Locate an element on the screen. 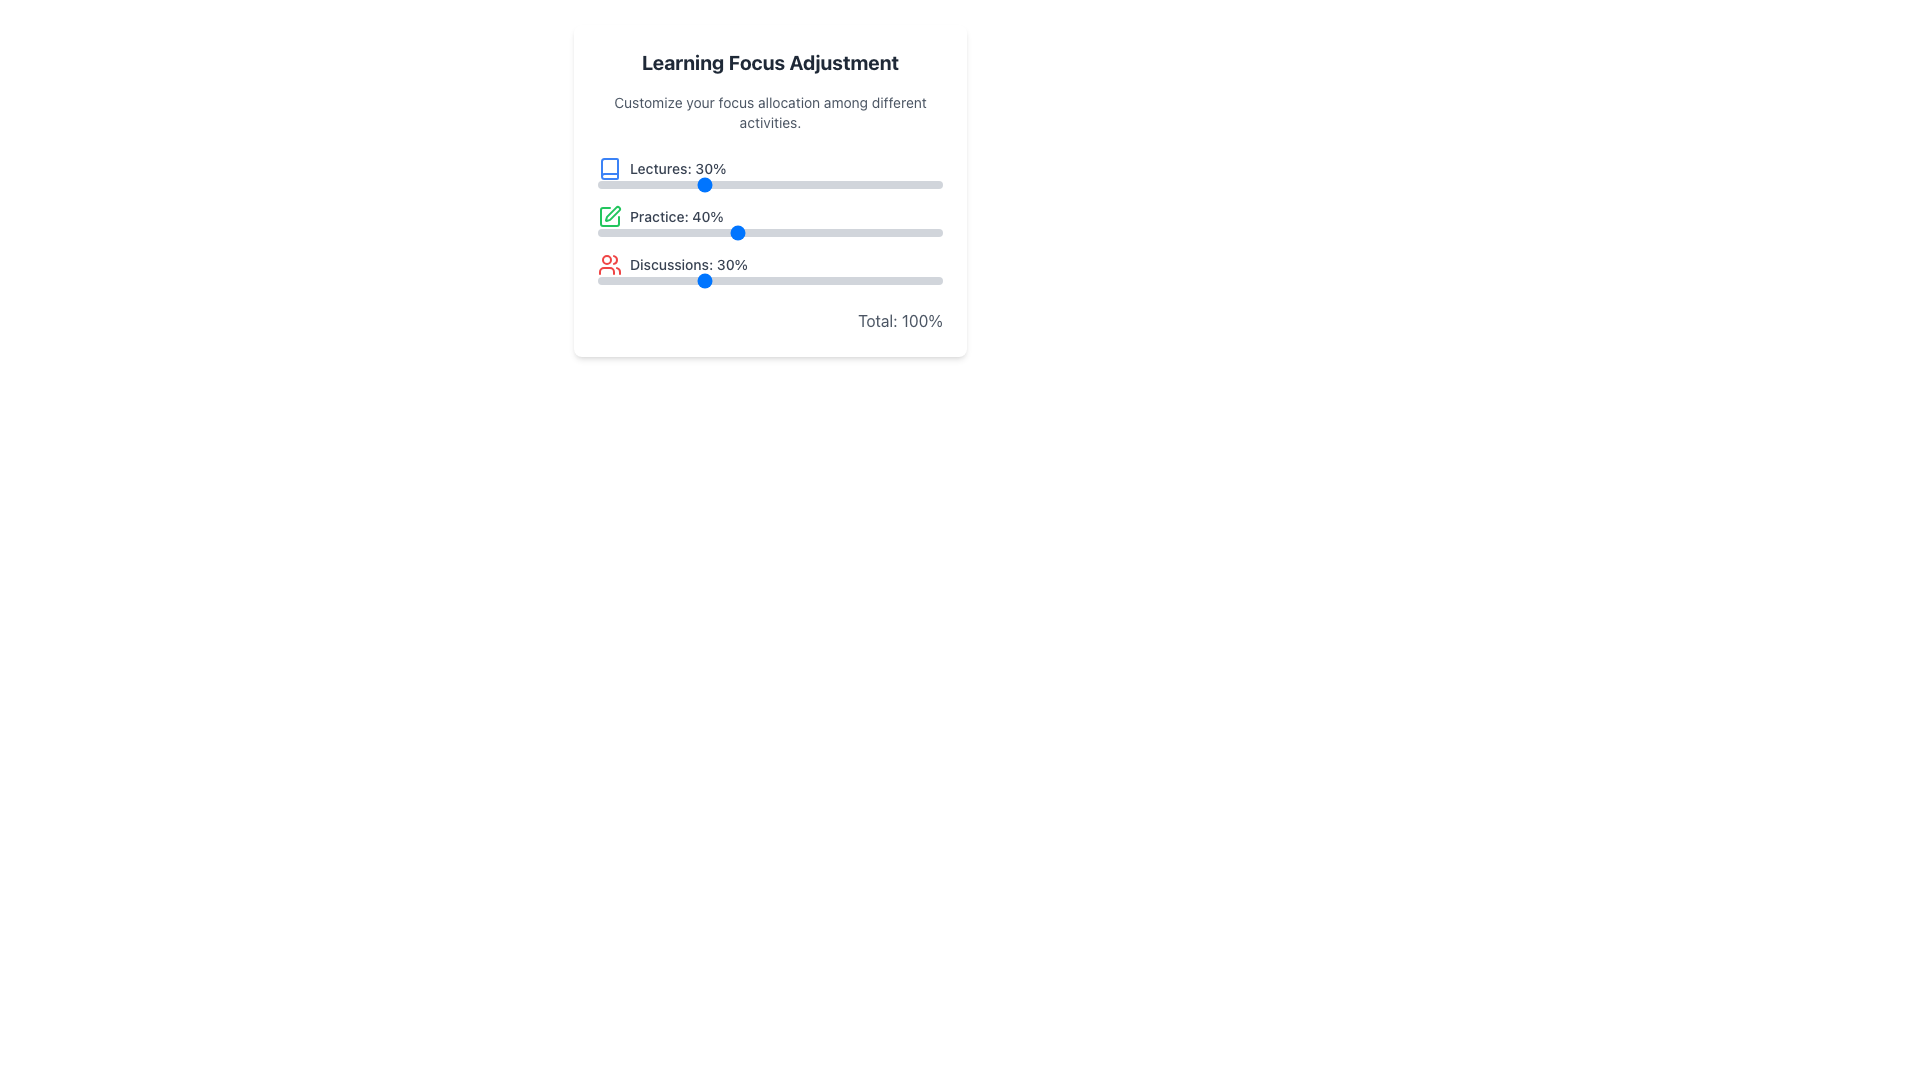 The image size is (1920, 1080). the 'Practice' slider is located at coordinates (627, 231).